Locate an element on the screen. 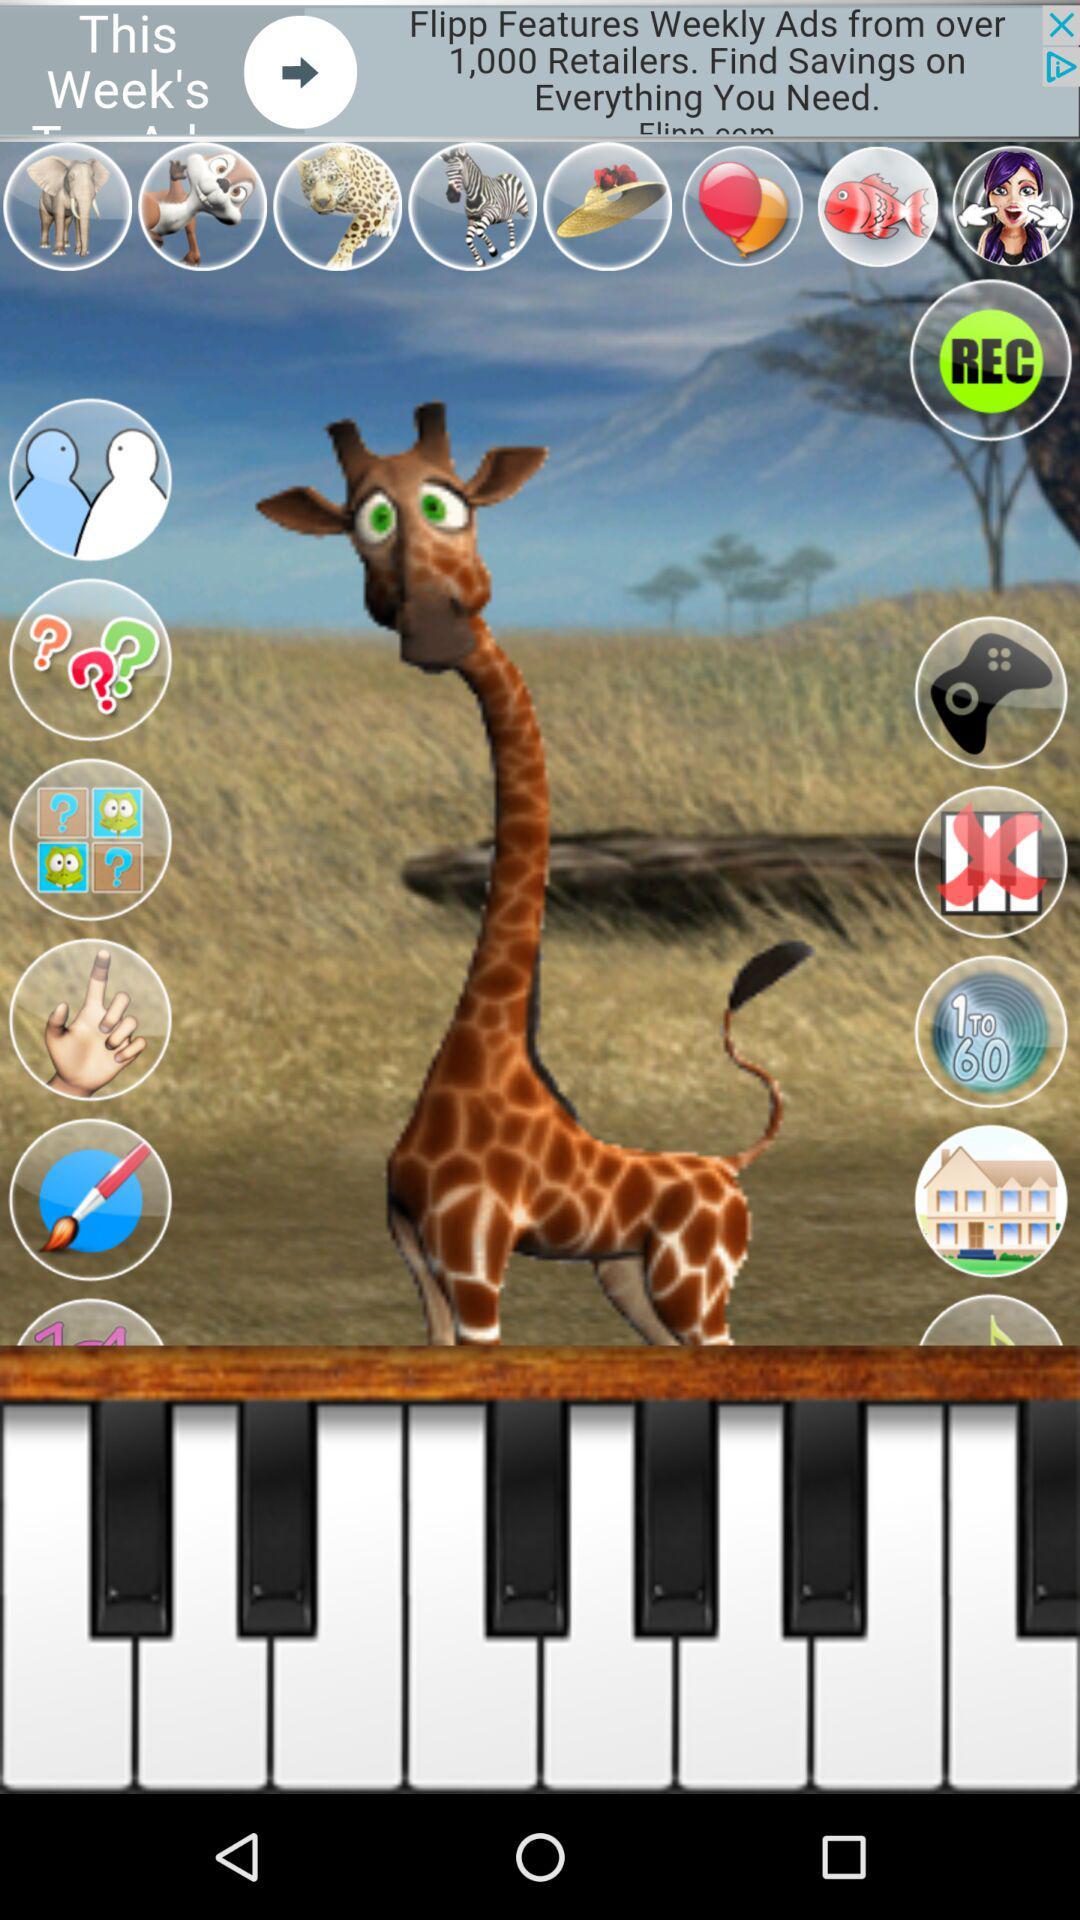 This screenshot has height=1920, width=1080. the group icon is located at coordinates (88, 513).